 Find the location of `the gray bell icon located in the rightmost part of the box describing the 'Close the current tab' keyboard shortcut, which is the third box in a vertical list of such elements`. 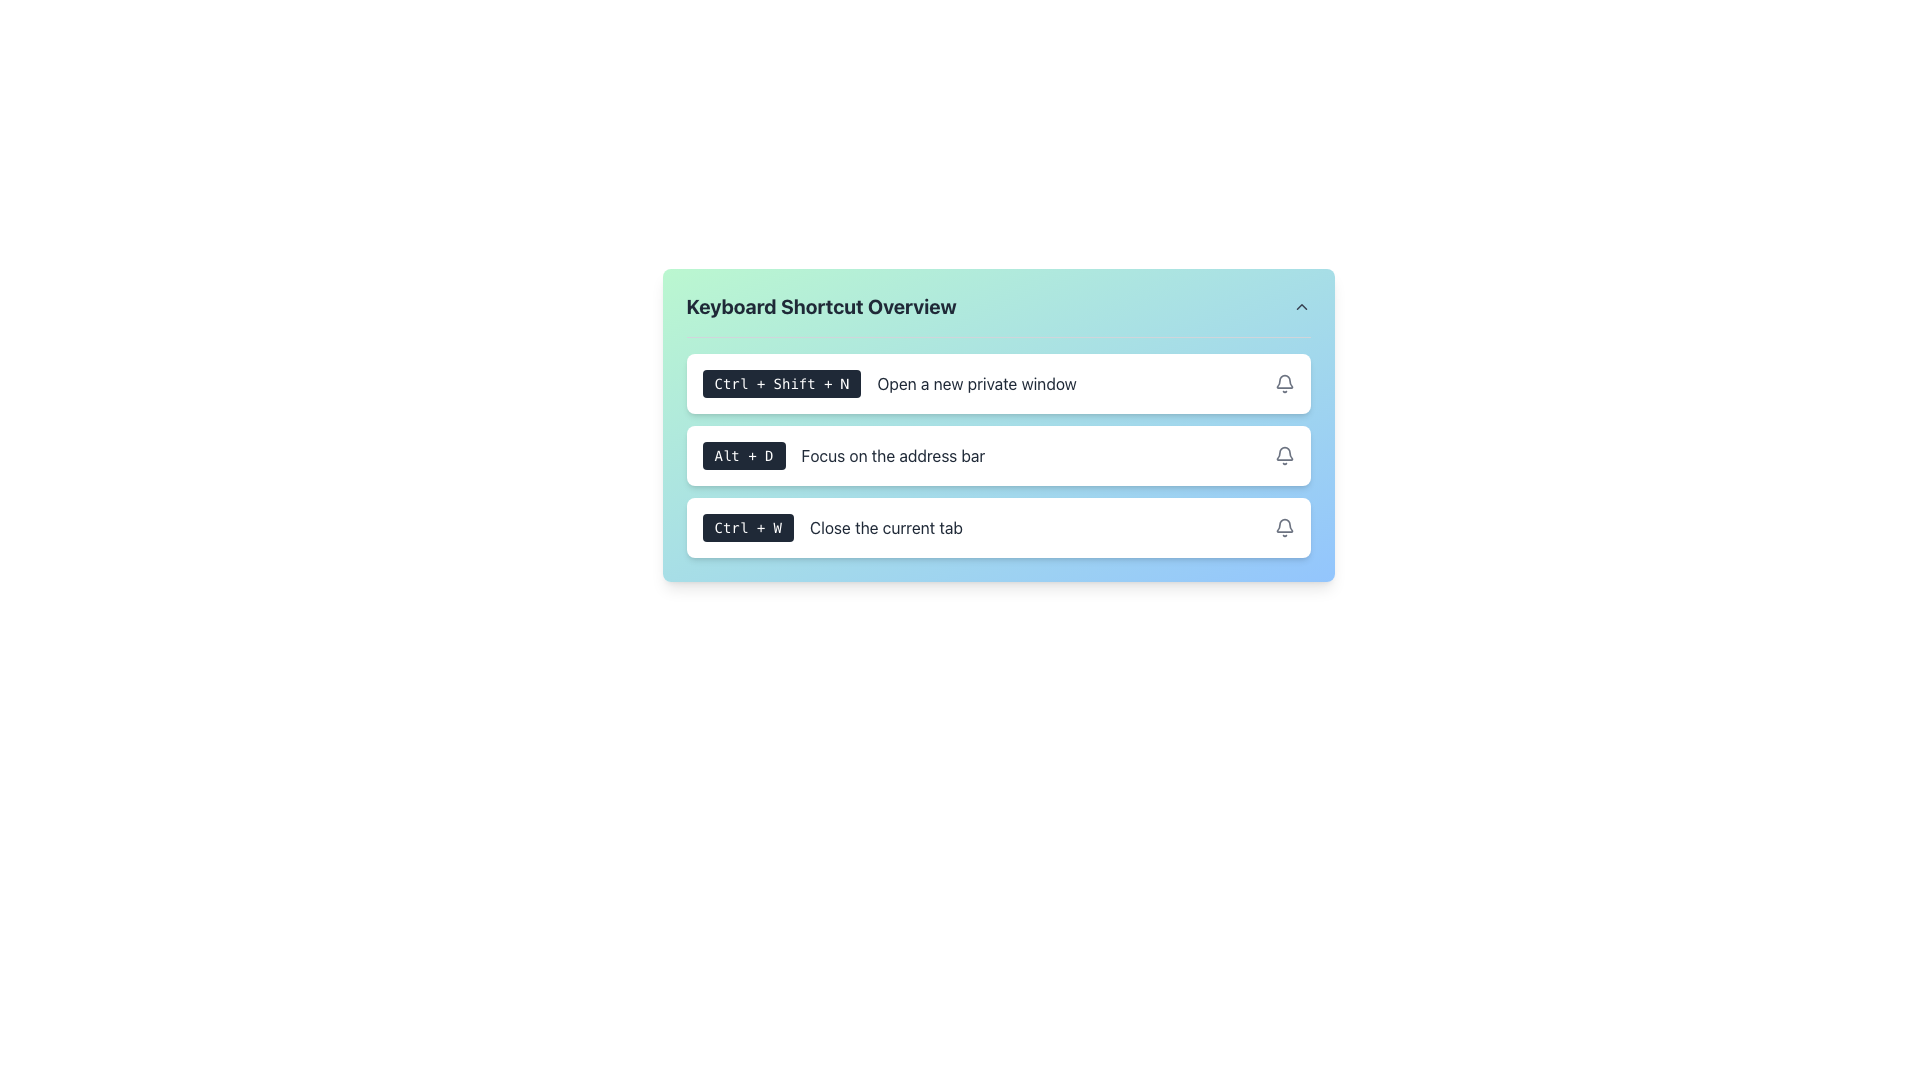

the gray bell icon located in the rightmost part of the box describing the 'Close the current tab' keyboard shortcut, which is the third box in a vertical list of such elements is located at coordinates (1284, 527).